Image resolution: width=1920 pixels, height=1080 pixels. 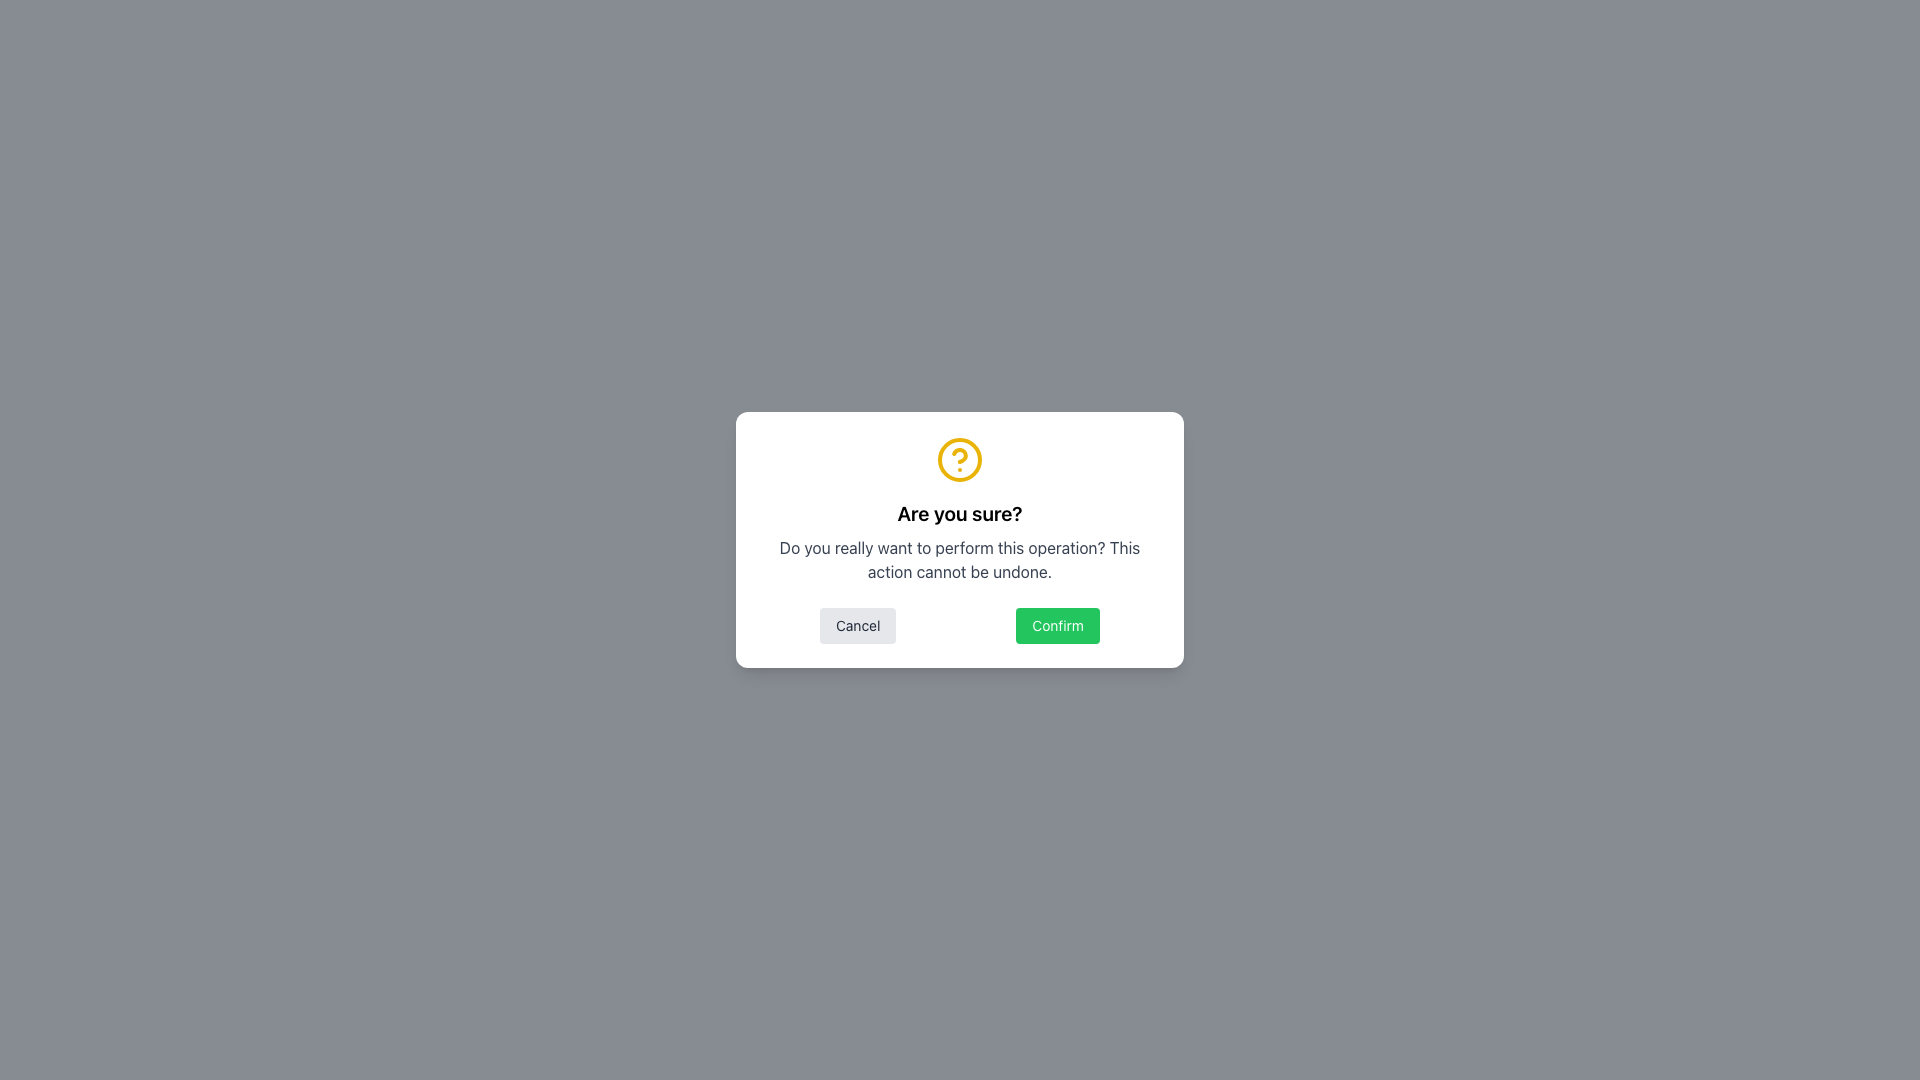 What do you see at coordinates (960, 624) in the screenshot?
I see `the 'Confirm' button in the Interactive button group located at the bottom of the modal card, below the title 'Are you sure?'` at bounding box center [960, 624].